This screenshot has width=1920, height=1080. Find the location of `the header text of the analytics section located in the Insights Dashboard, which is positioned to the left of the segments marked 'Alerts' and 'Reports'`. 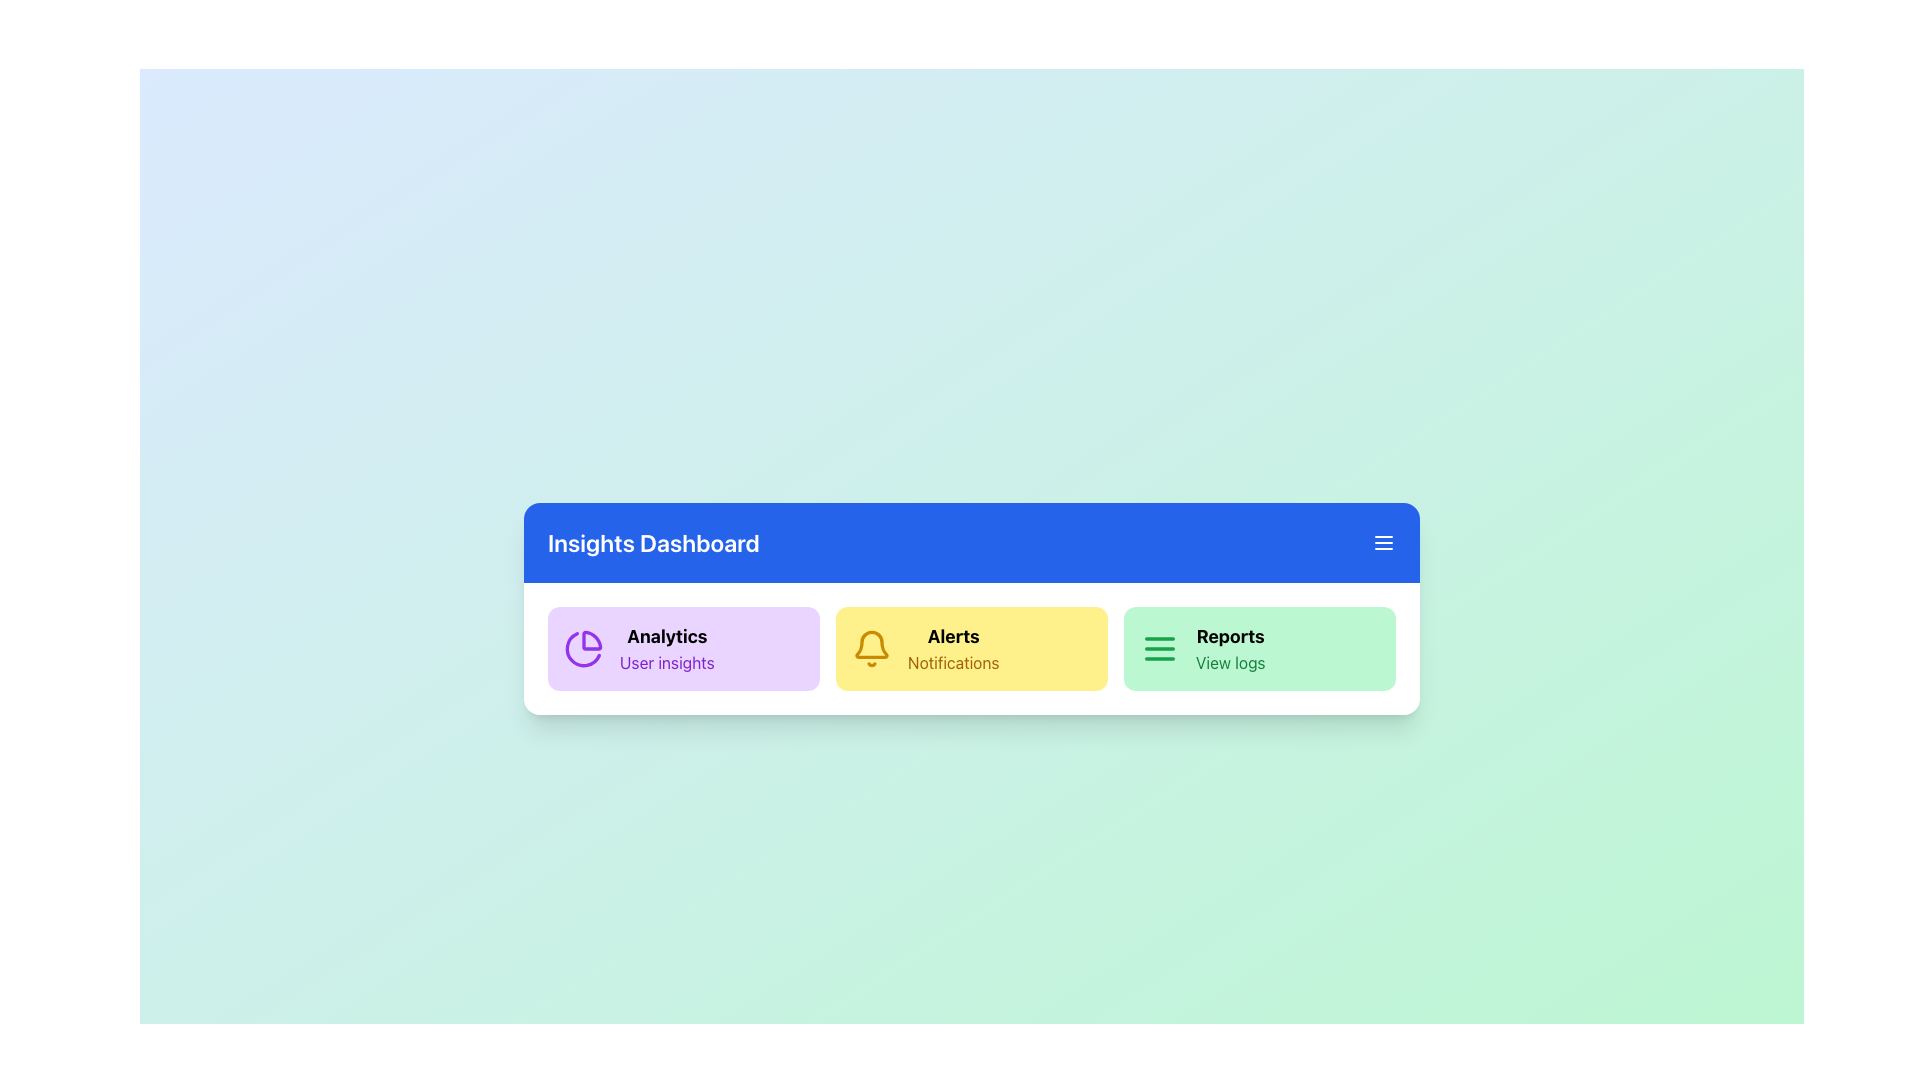

the header text of the analytics section located in the Insights Dashboard, which is positioned to the left of the segments marked 'Alerts' and 'Reports' is located at coordinates (667, 648).